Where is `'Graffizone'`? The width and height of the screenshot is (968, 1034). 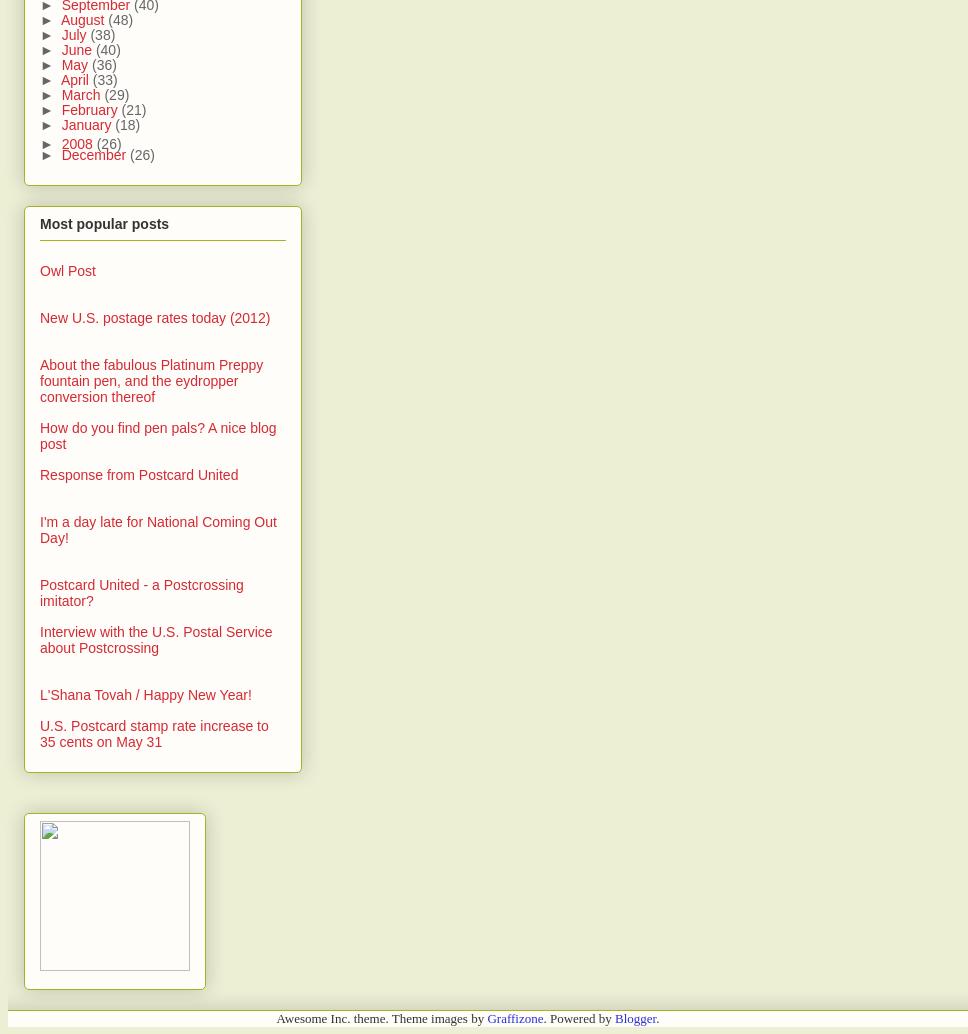 'Graffizone' is located at coordinates (514, 1016).